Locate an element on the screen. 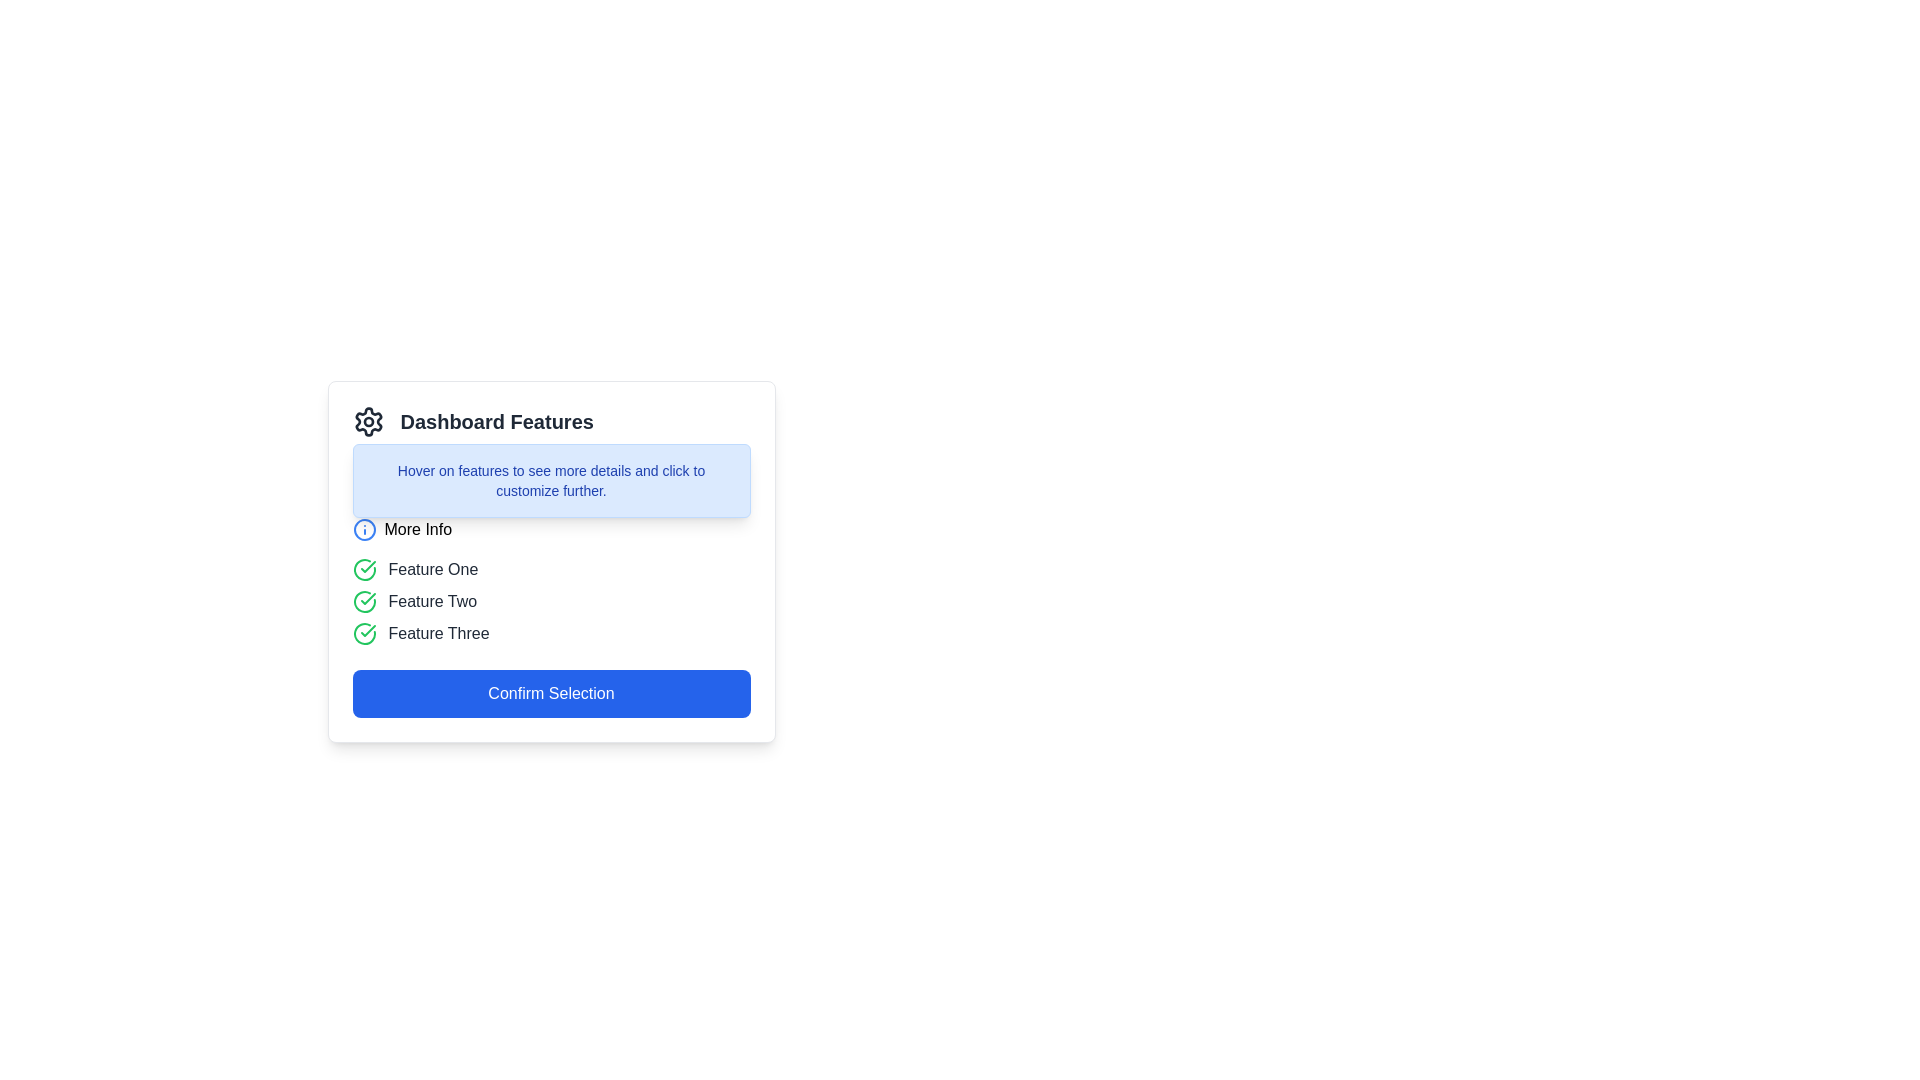 The image size is (1920, 1080). the text label displaying 'More Info' in bold black typography, which is located below the description panel and above the list of features within the card titled 'Dashboard Features' is located at coordinates (417, 528).